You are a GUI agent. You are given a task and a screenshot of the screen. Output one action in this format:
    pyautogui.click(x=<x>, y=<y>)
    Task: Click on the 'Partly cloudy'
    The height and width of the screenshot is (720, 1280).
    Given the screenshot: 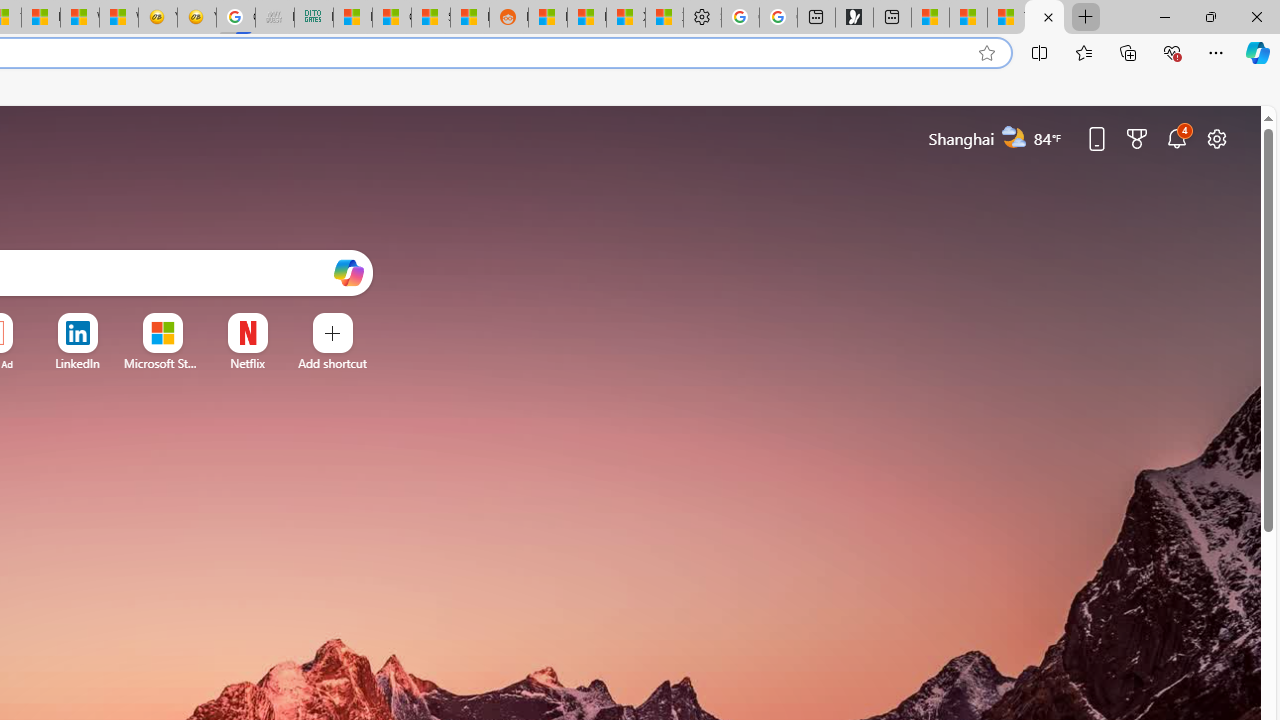 What is the action you would take?
    pyautogui.click(x=1014, y=136)
    